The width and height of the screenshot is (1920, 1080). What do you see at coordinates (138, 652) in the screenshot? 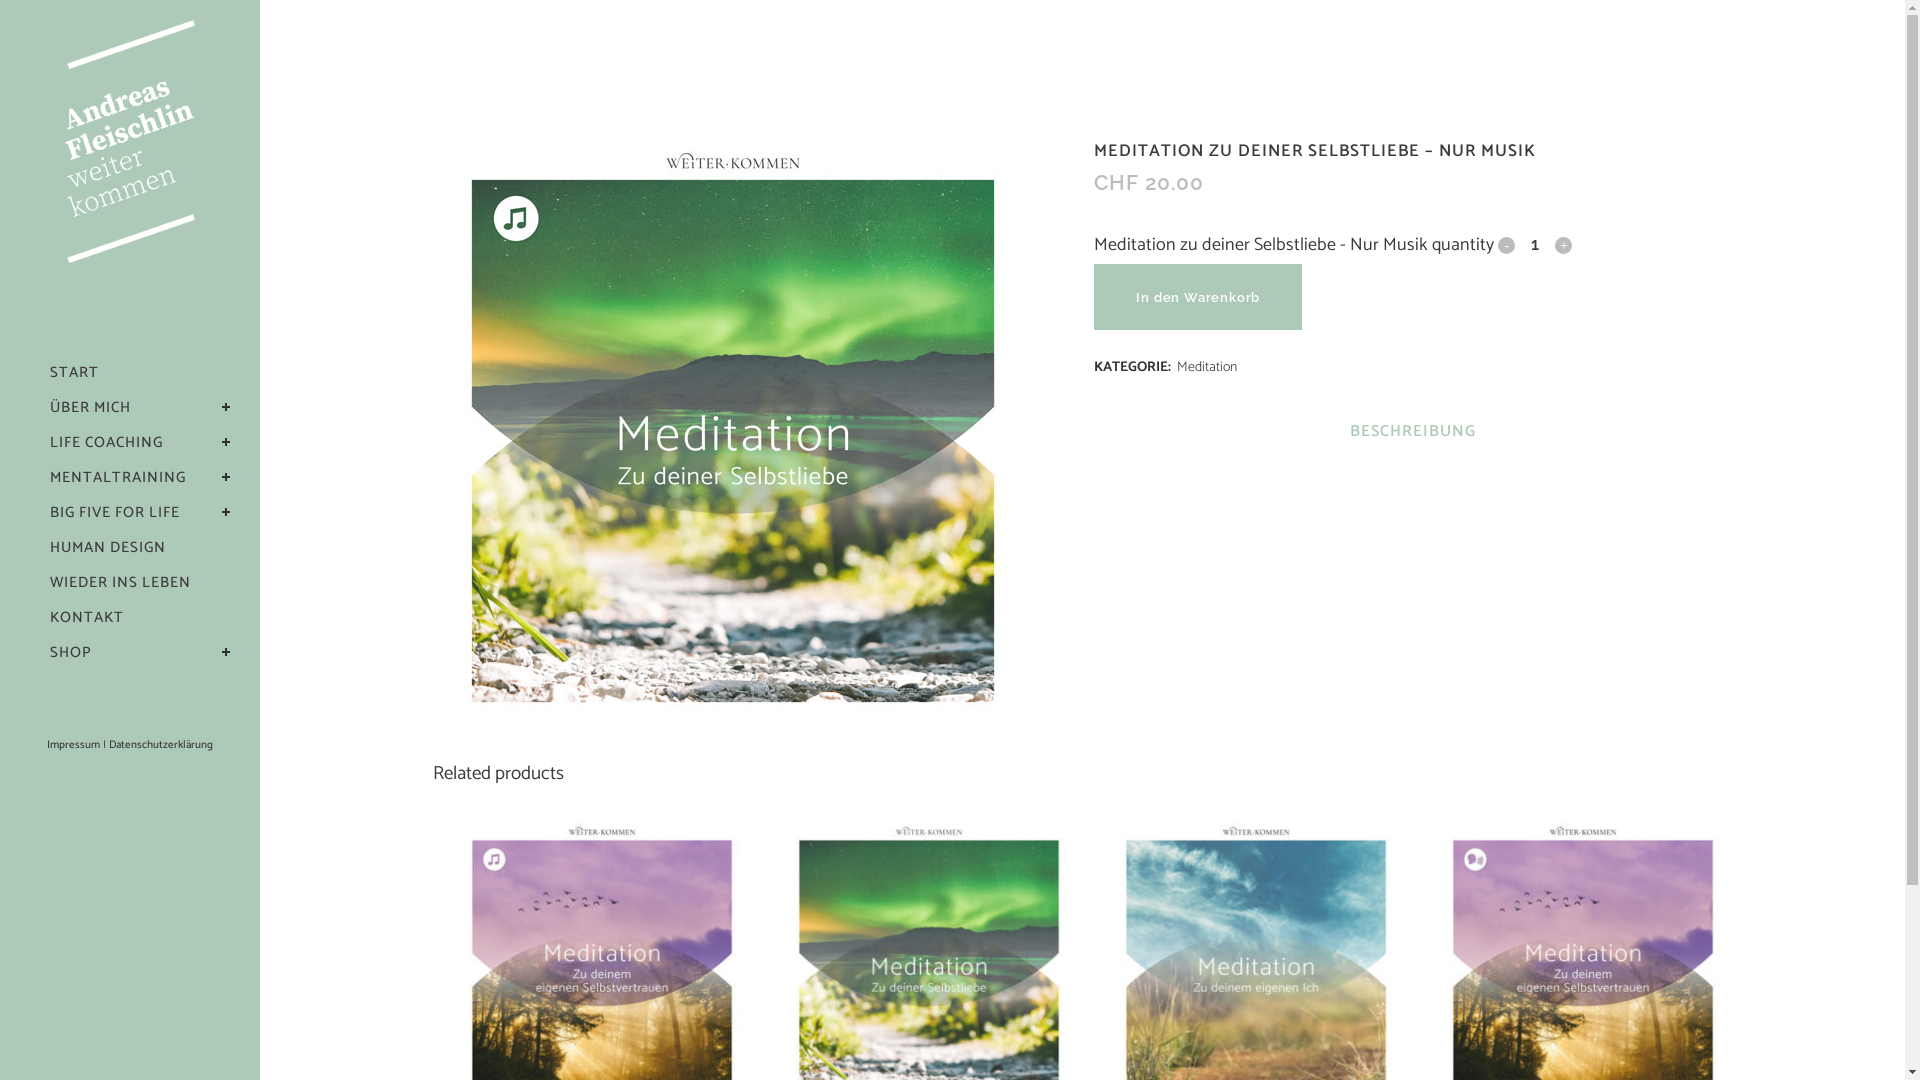
I see `'SHOP'` at bounding box center [138, 652].